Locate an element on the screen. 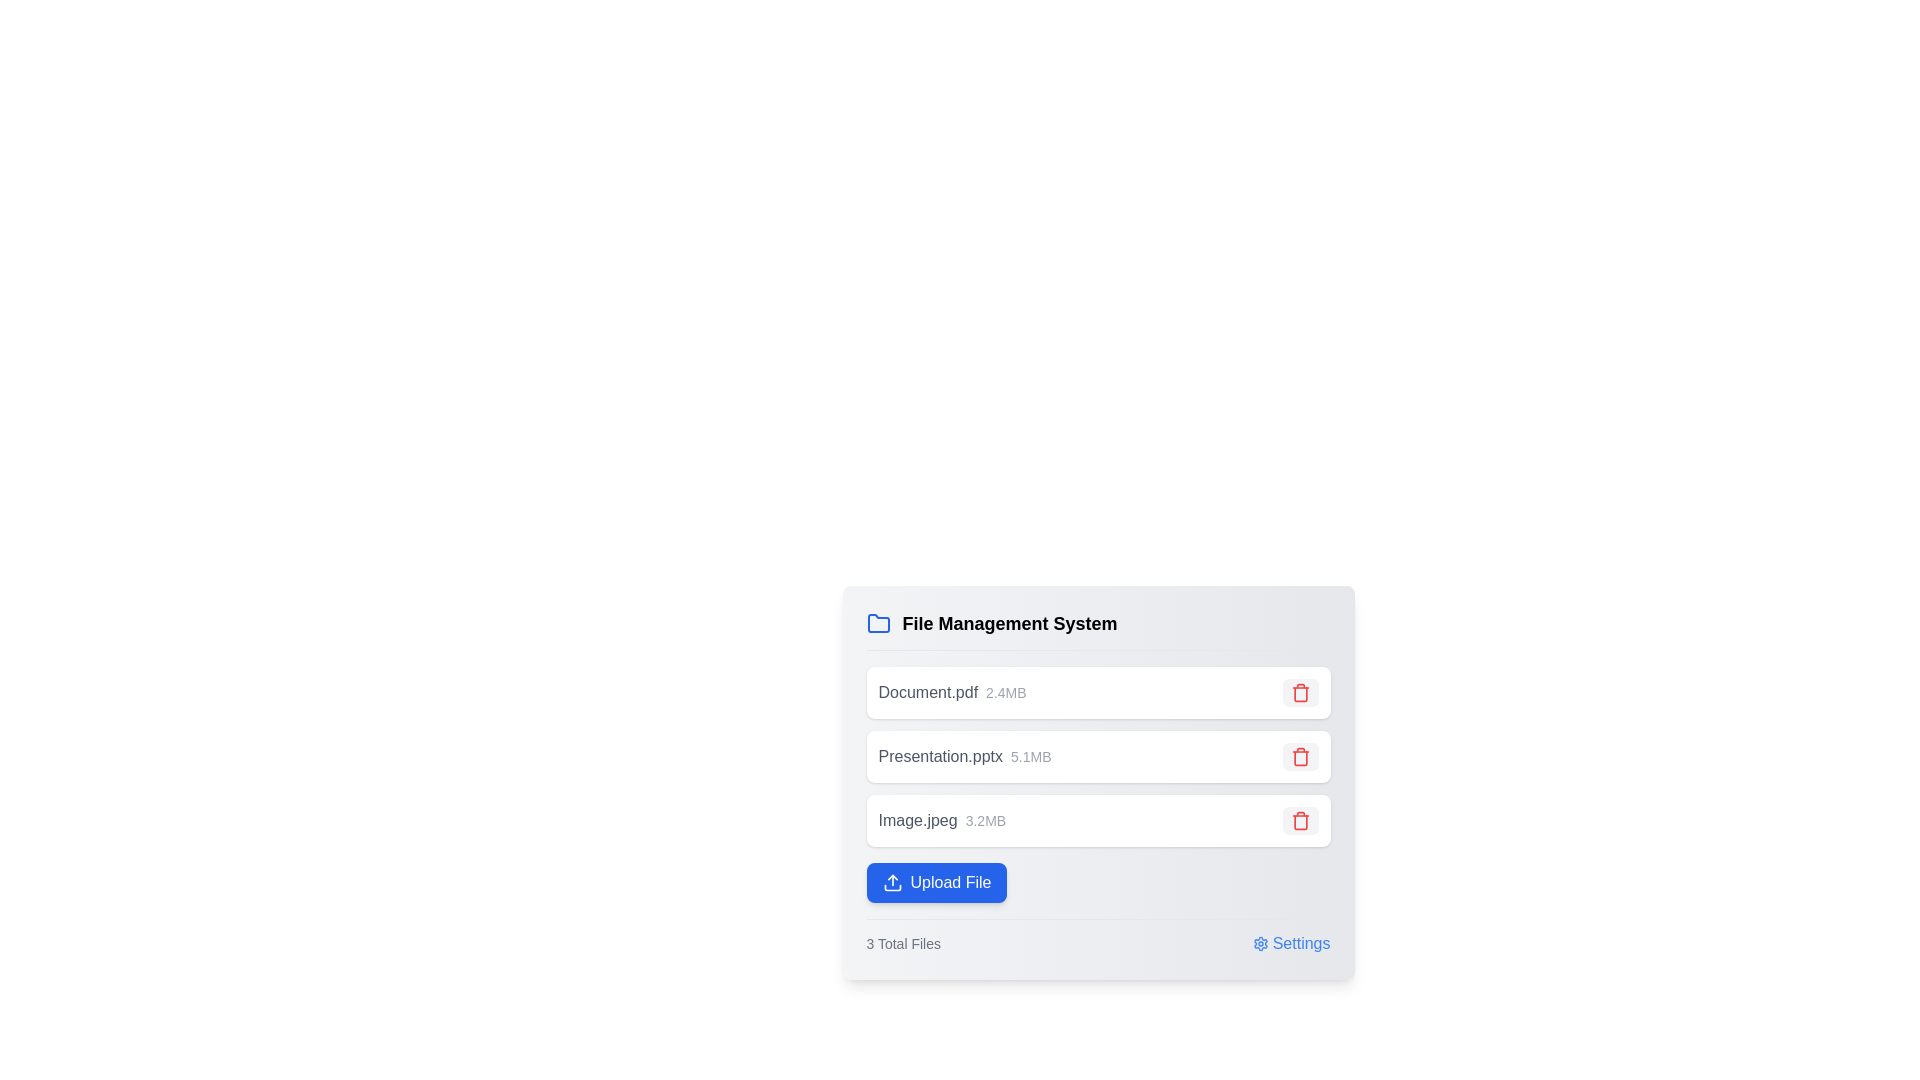 Image resolution: width=1920 pixels, height=1080 pixels. the 'Settings' text label to observe the hover effect, which changes the text color to a deeper blue is located at coordinates (1301, 944).